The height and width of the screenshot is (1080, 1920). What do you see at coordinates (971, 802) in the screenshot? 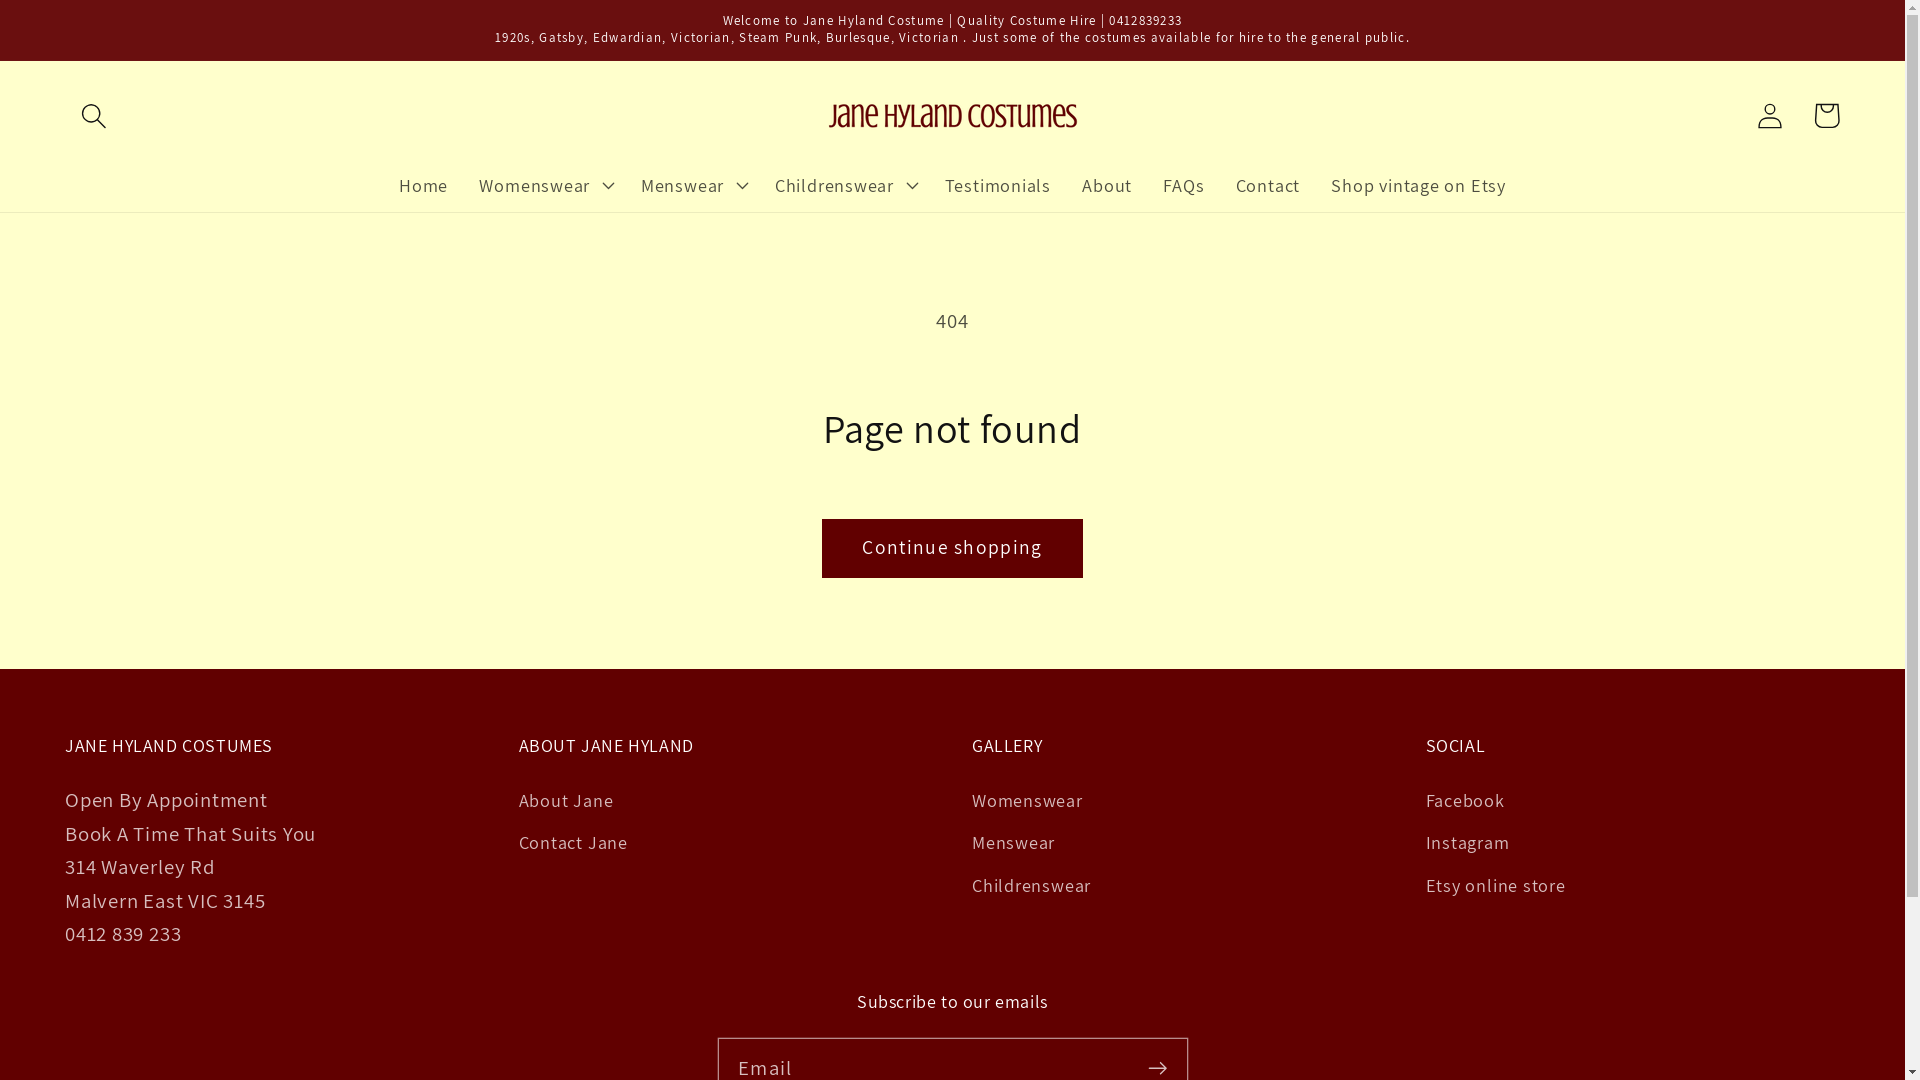
I see `'Womenswear'` at bounding box center [971, 802].